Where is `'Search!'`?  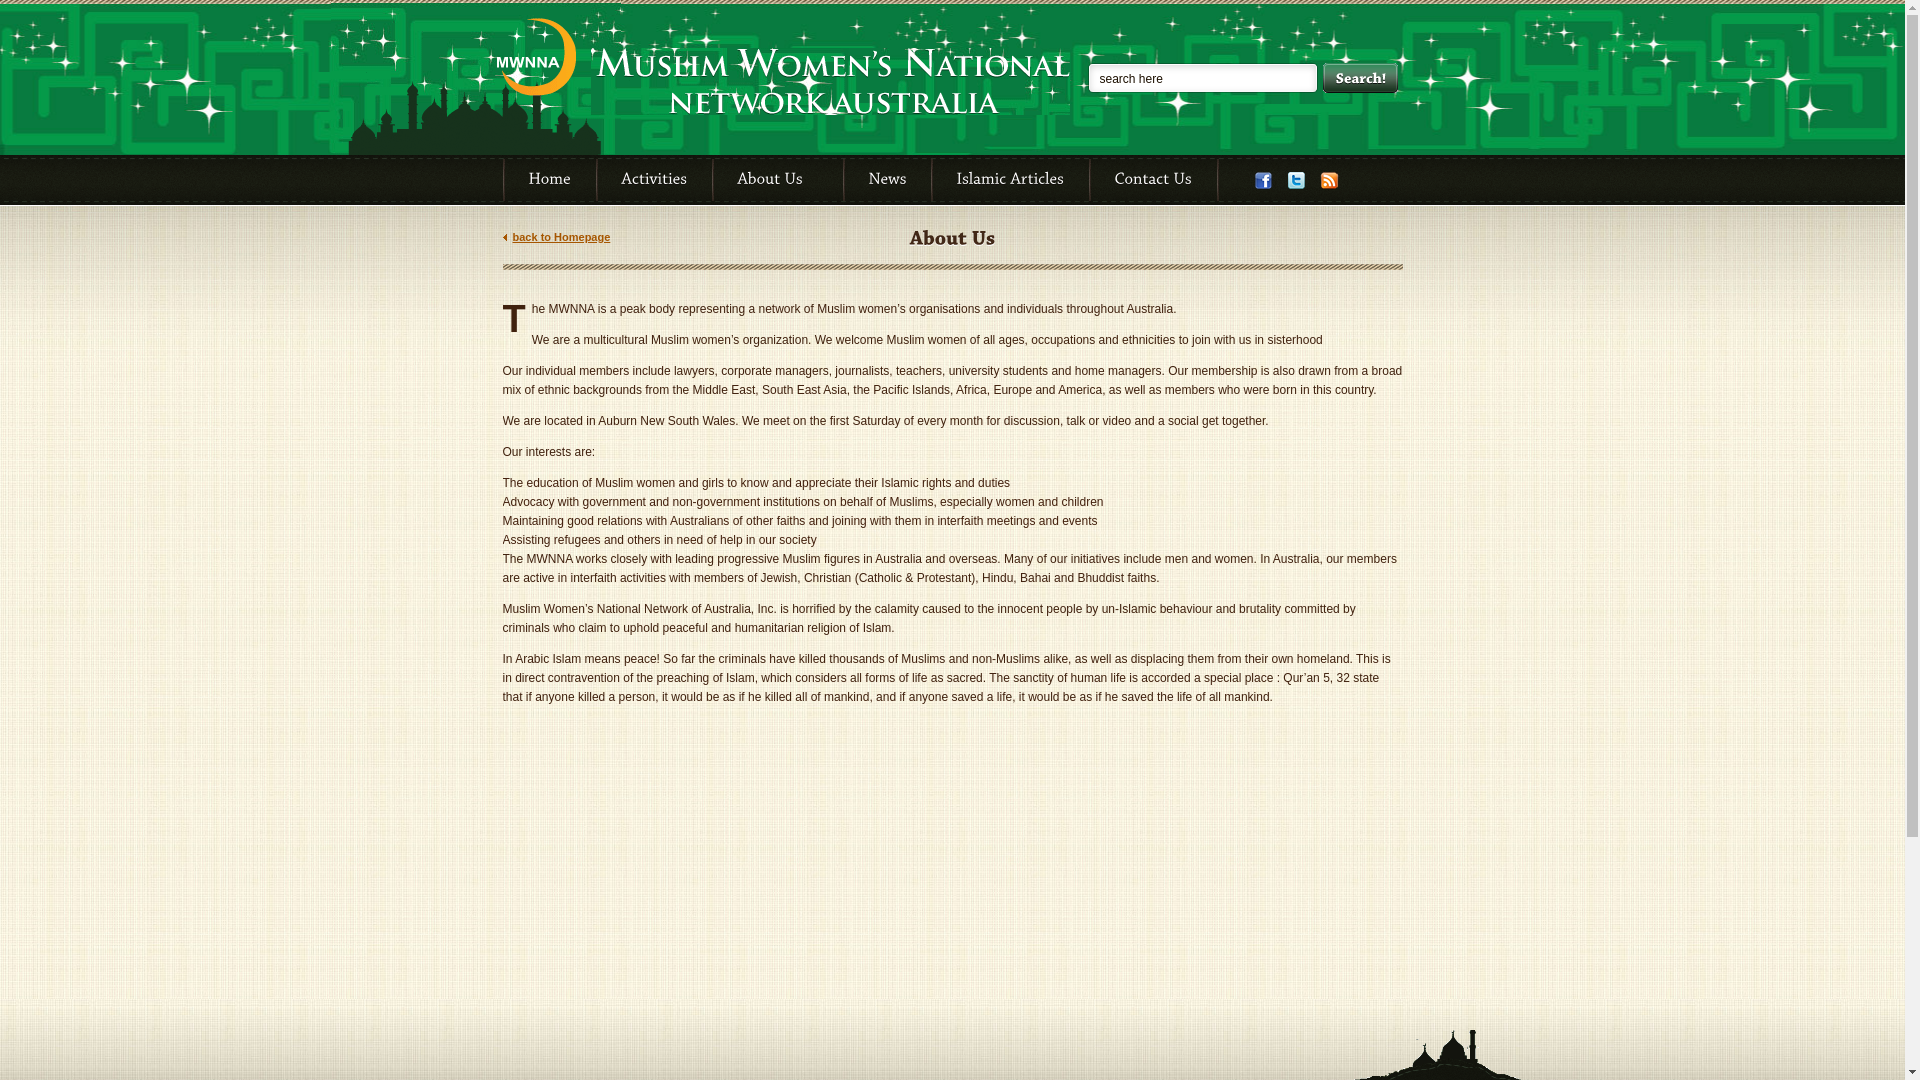 'Search!' is located at coordinates (1359, 76).